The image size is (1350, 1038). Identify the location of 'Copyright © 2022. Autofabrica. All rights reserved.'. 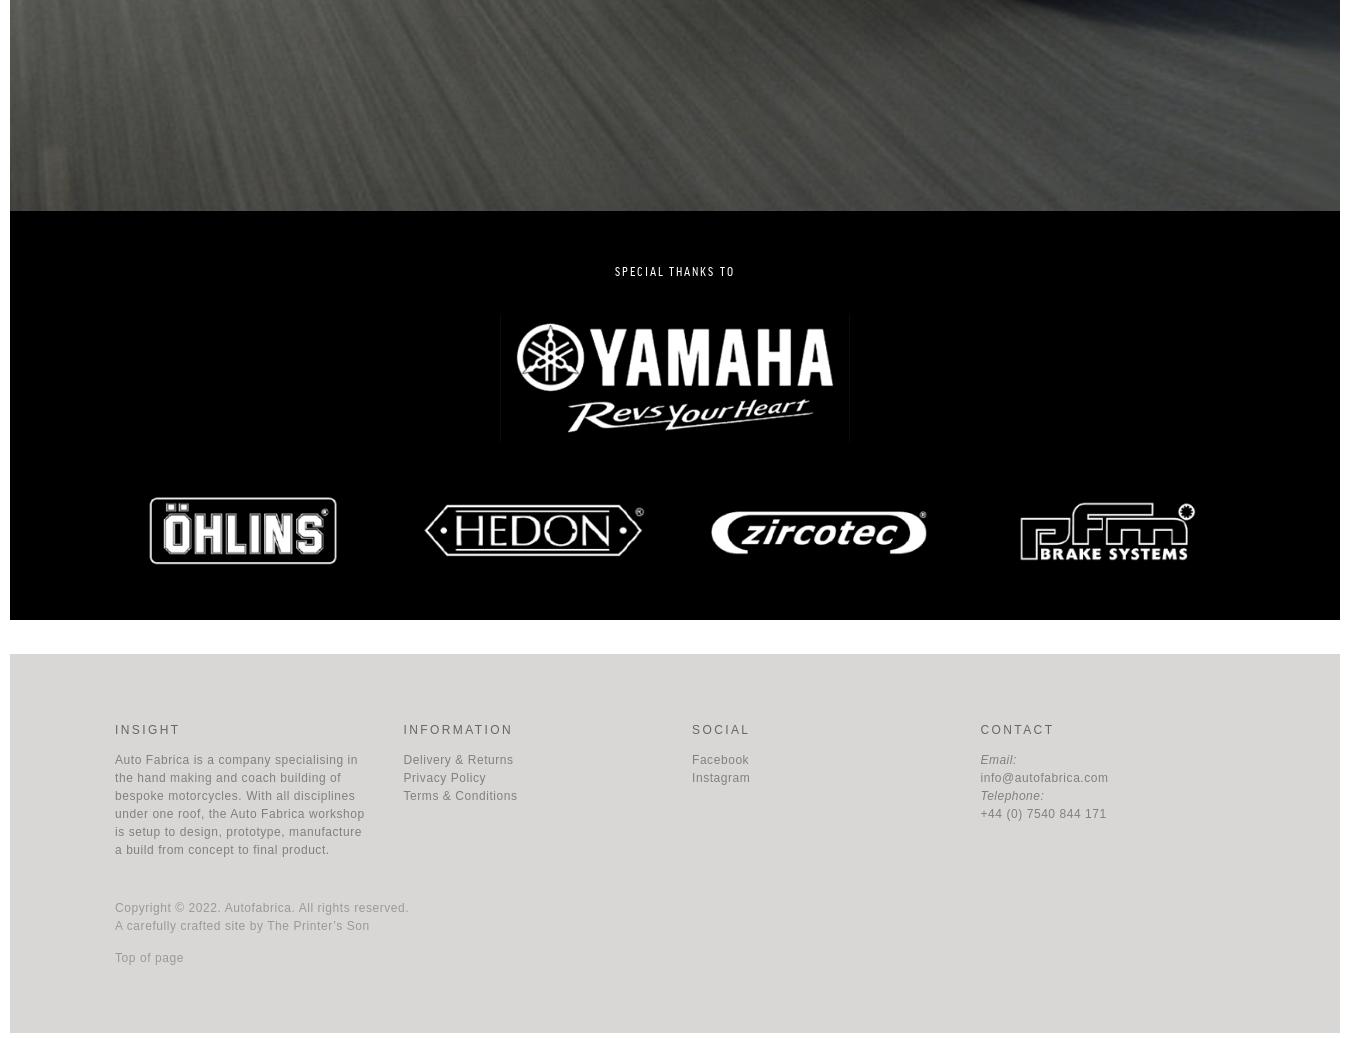
(115, 907).